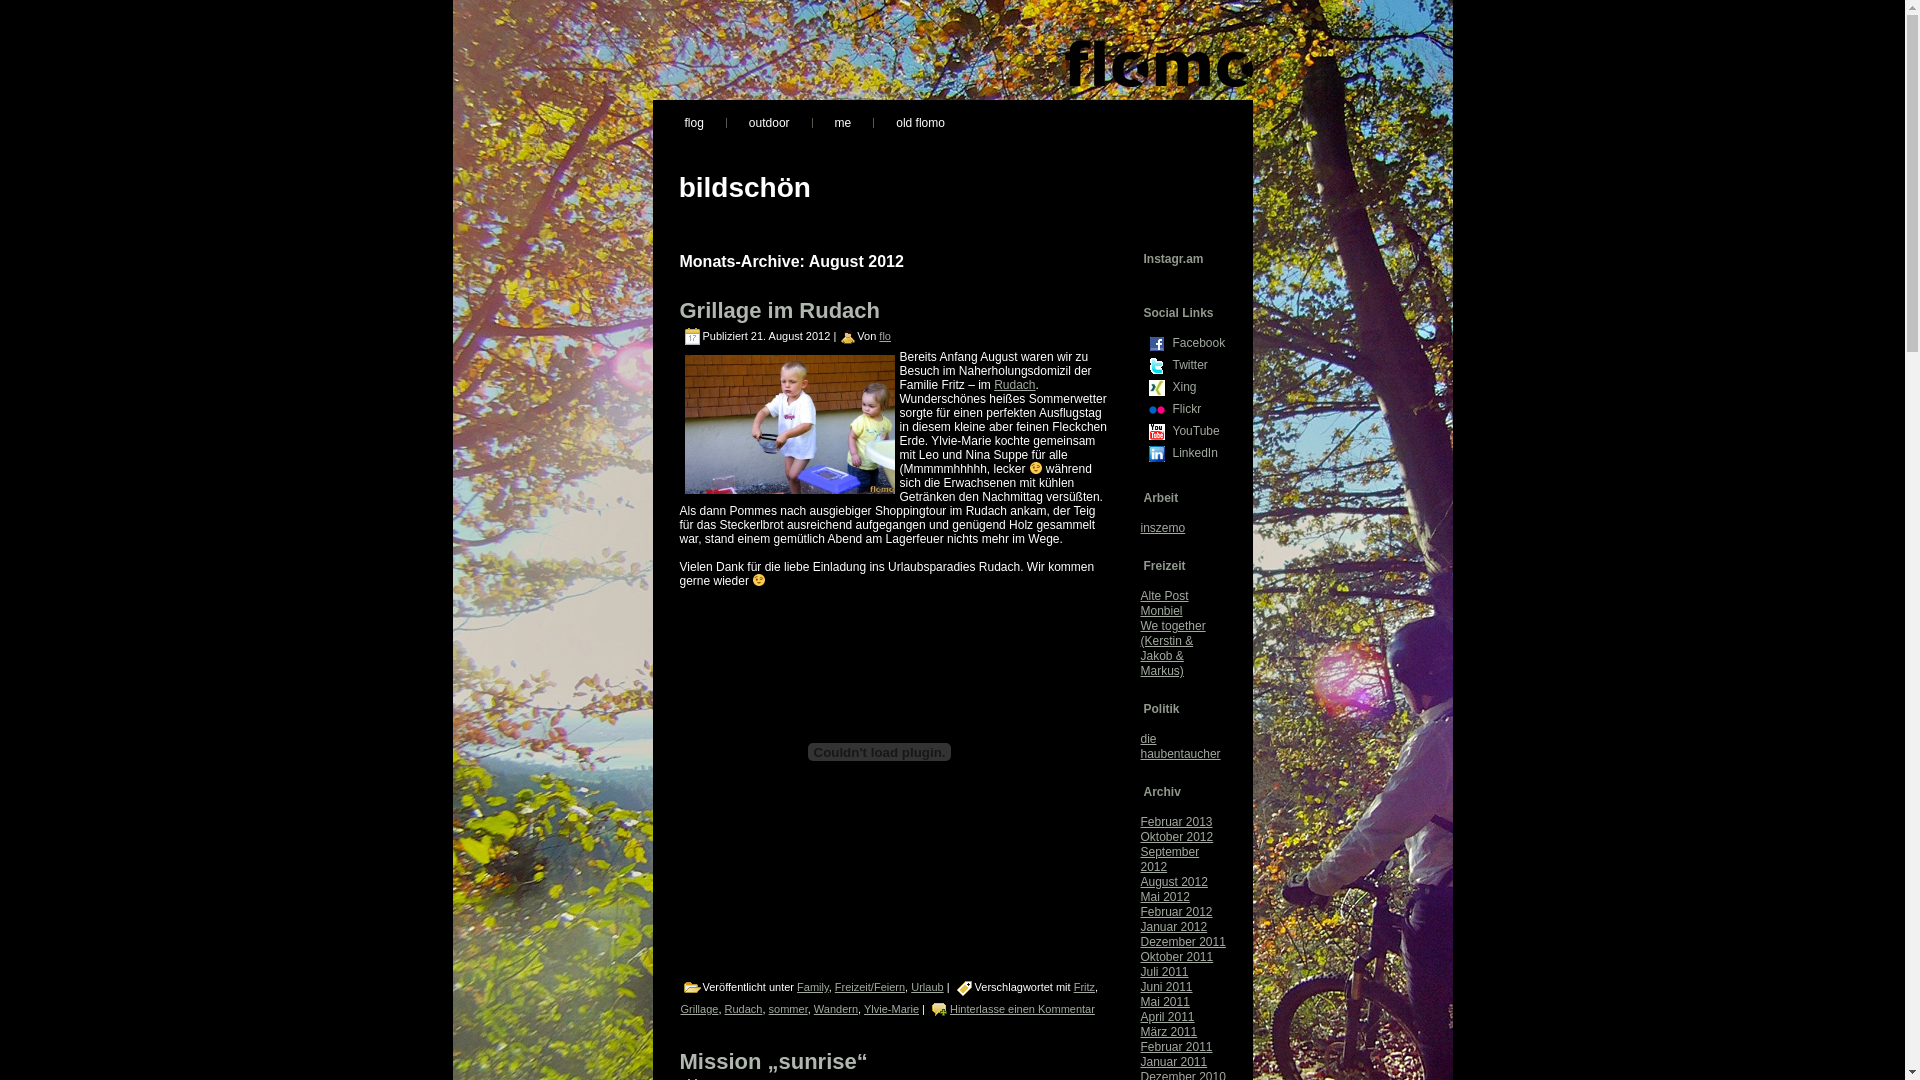 The width and height of the screenshot is (1920, 1080). What do you see at coordinates (993, 385) in the screenshot?
I see `'Rudach'` at bounding box center [993, 385].